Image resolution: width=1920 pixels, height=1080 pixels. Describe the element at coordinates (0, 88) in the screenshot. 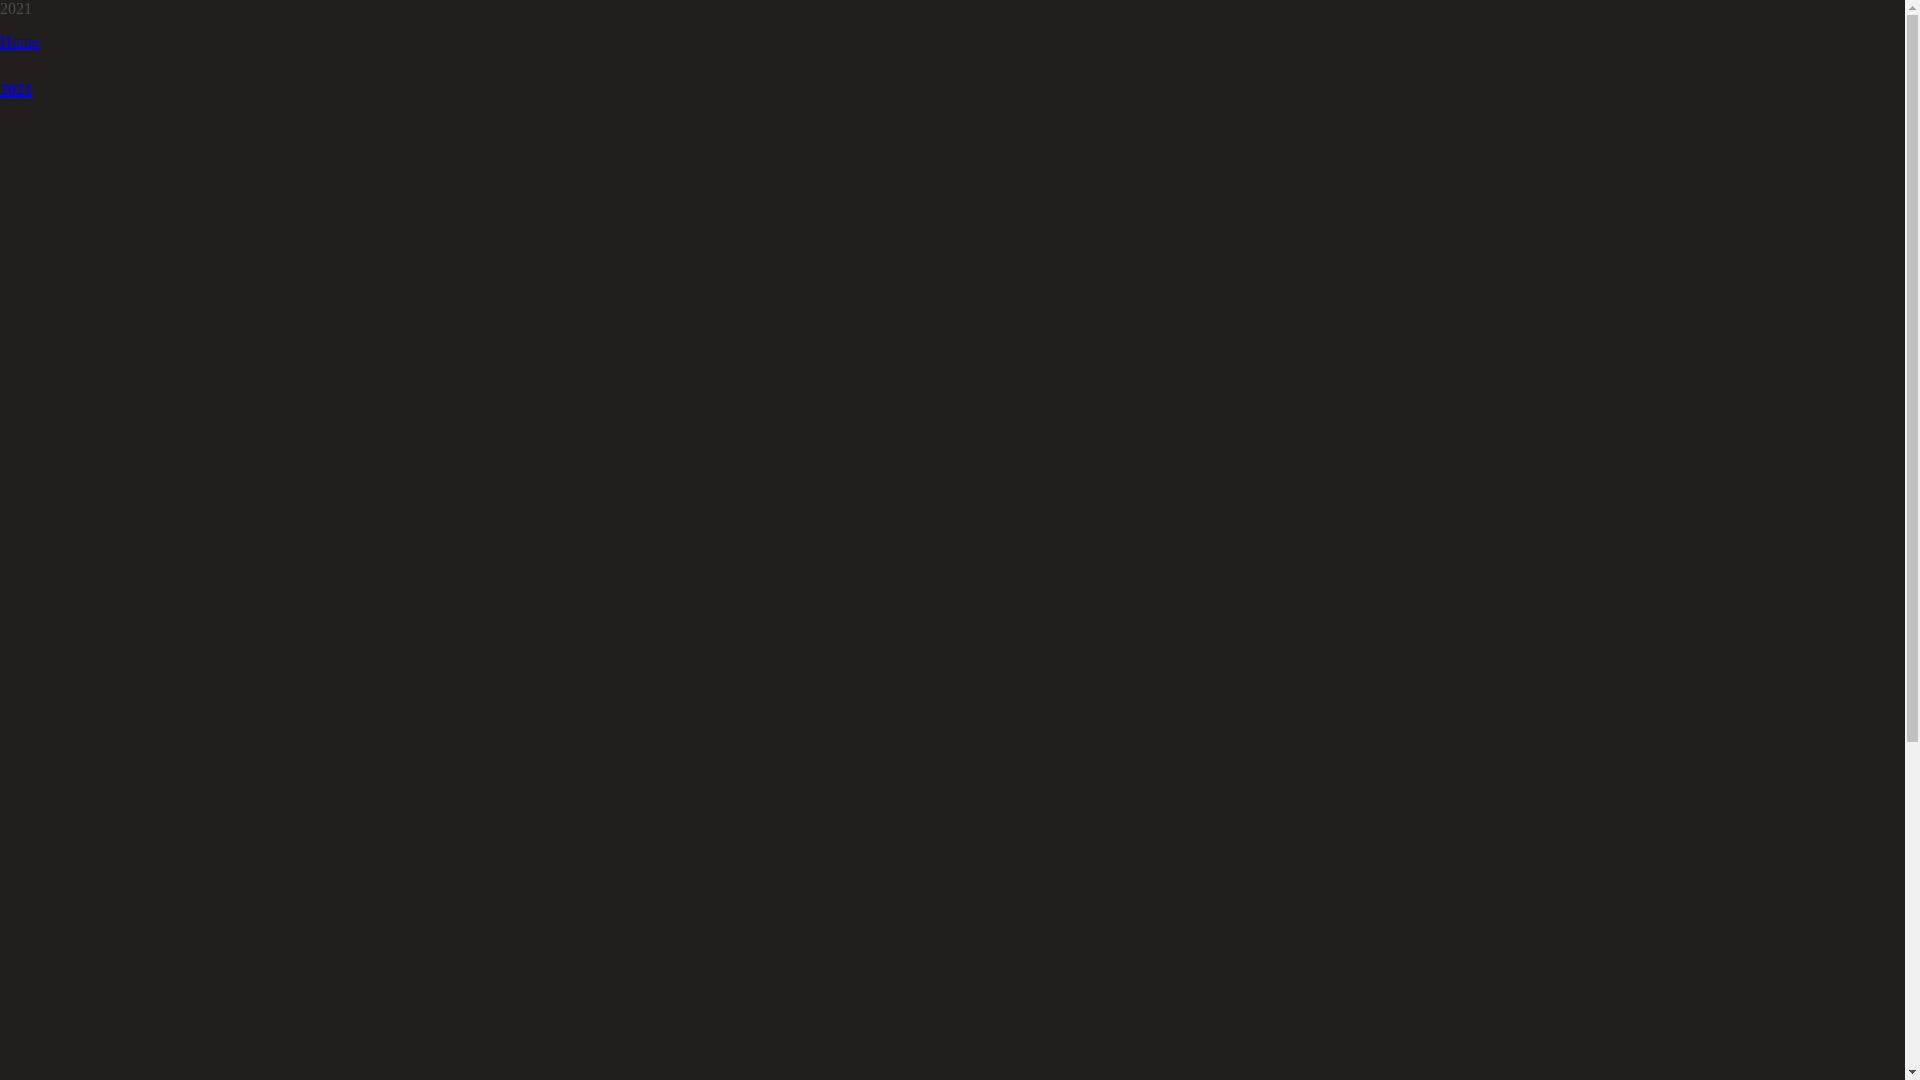

I see `'2021'` at that location.